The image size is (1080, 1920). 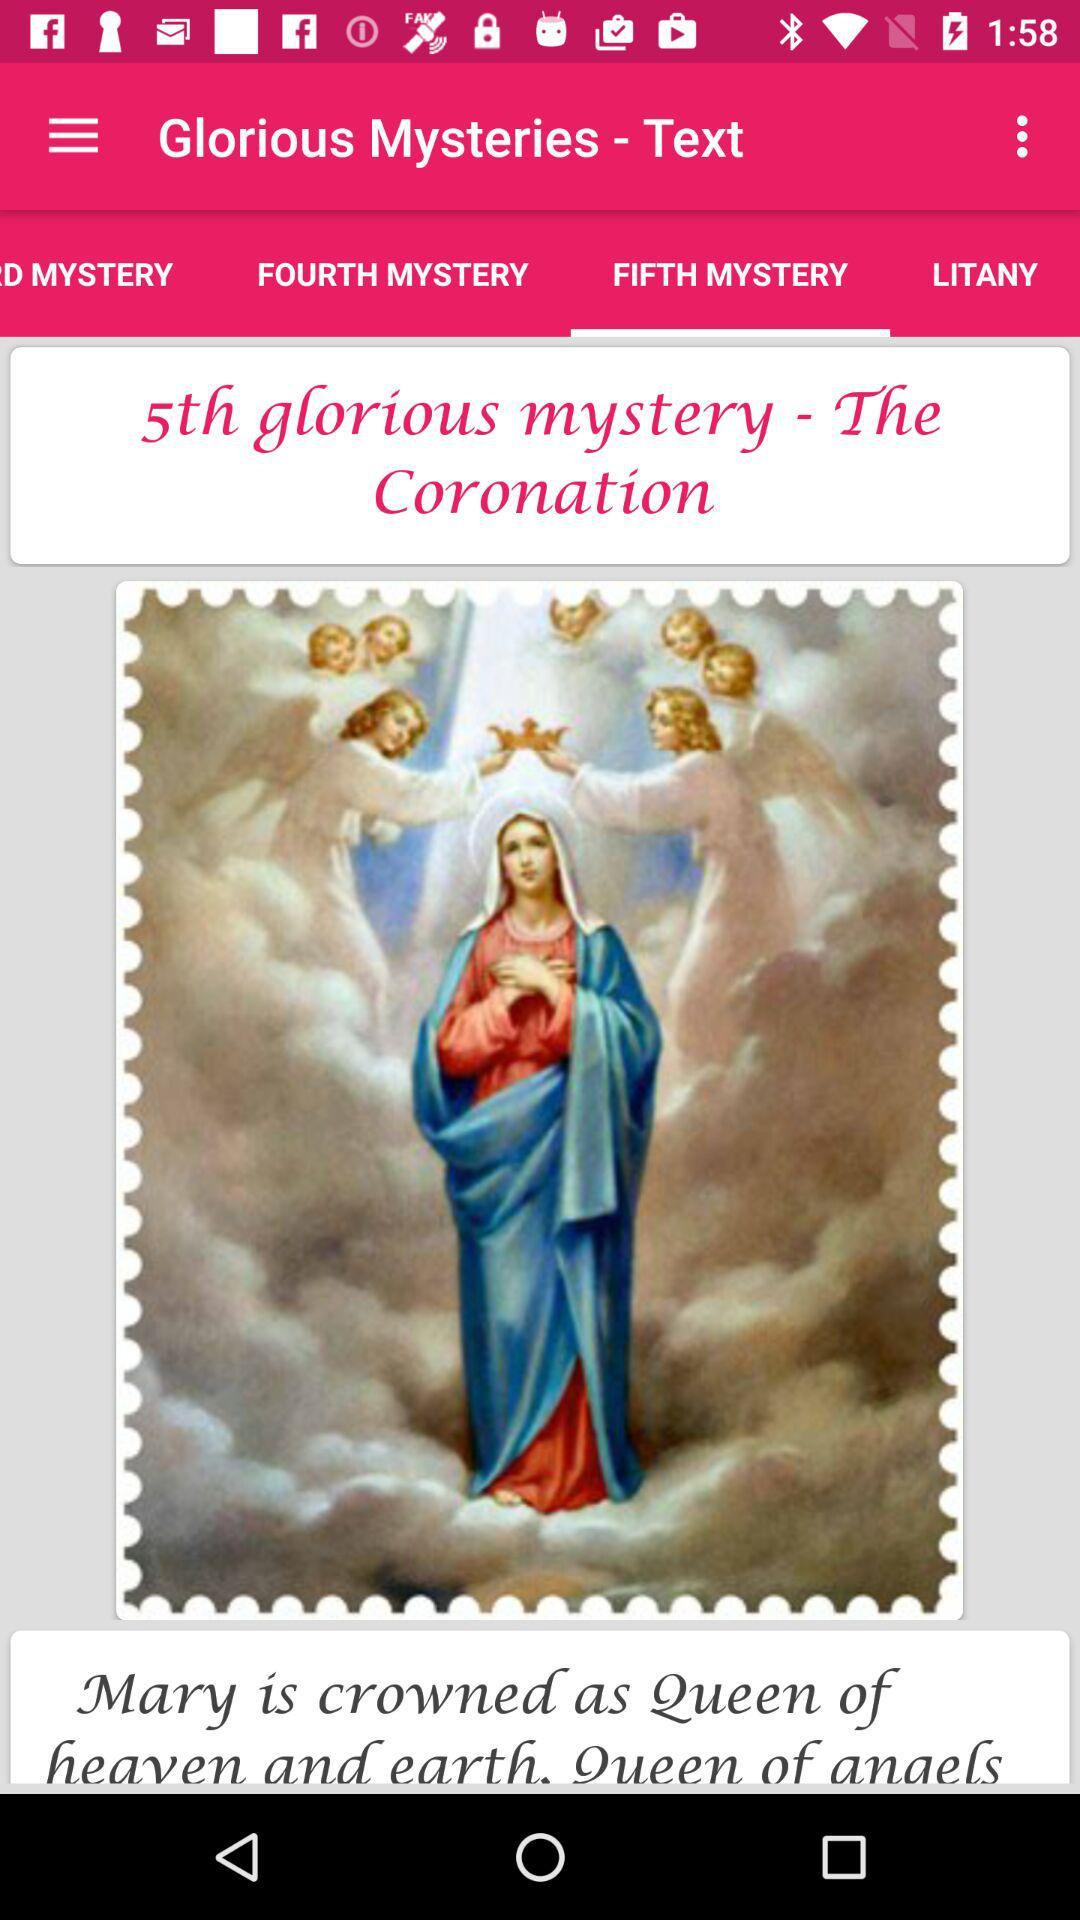 I want to click on the icon to the right of fifth mystery, so click(x=1027, y=135).